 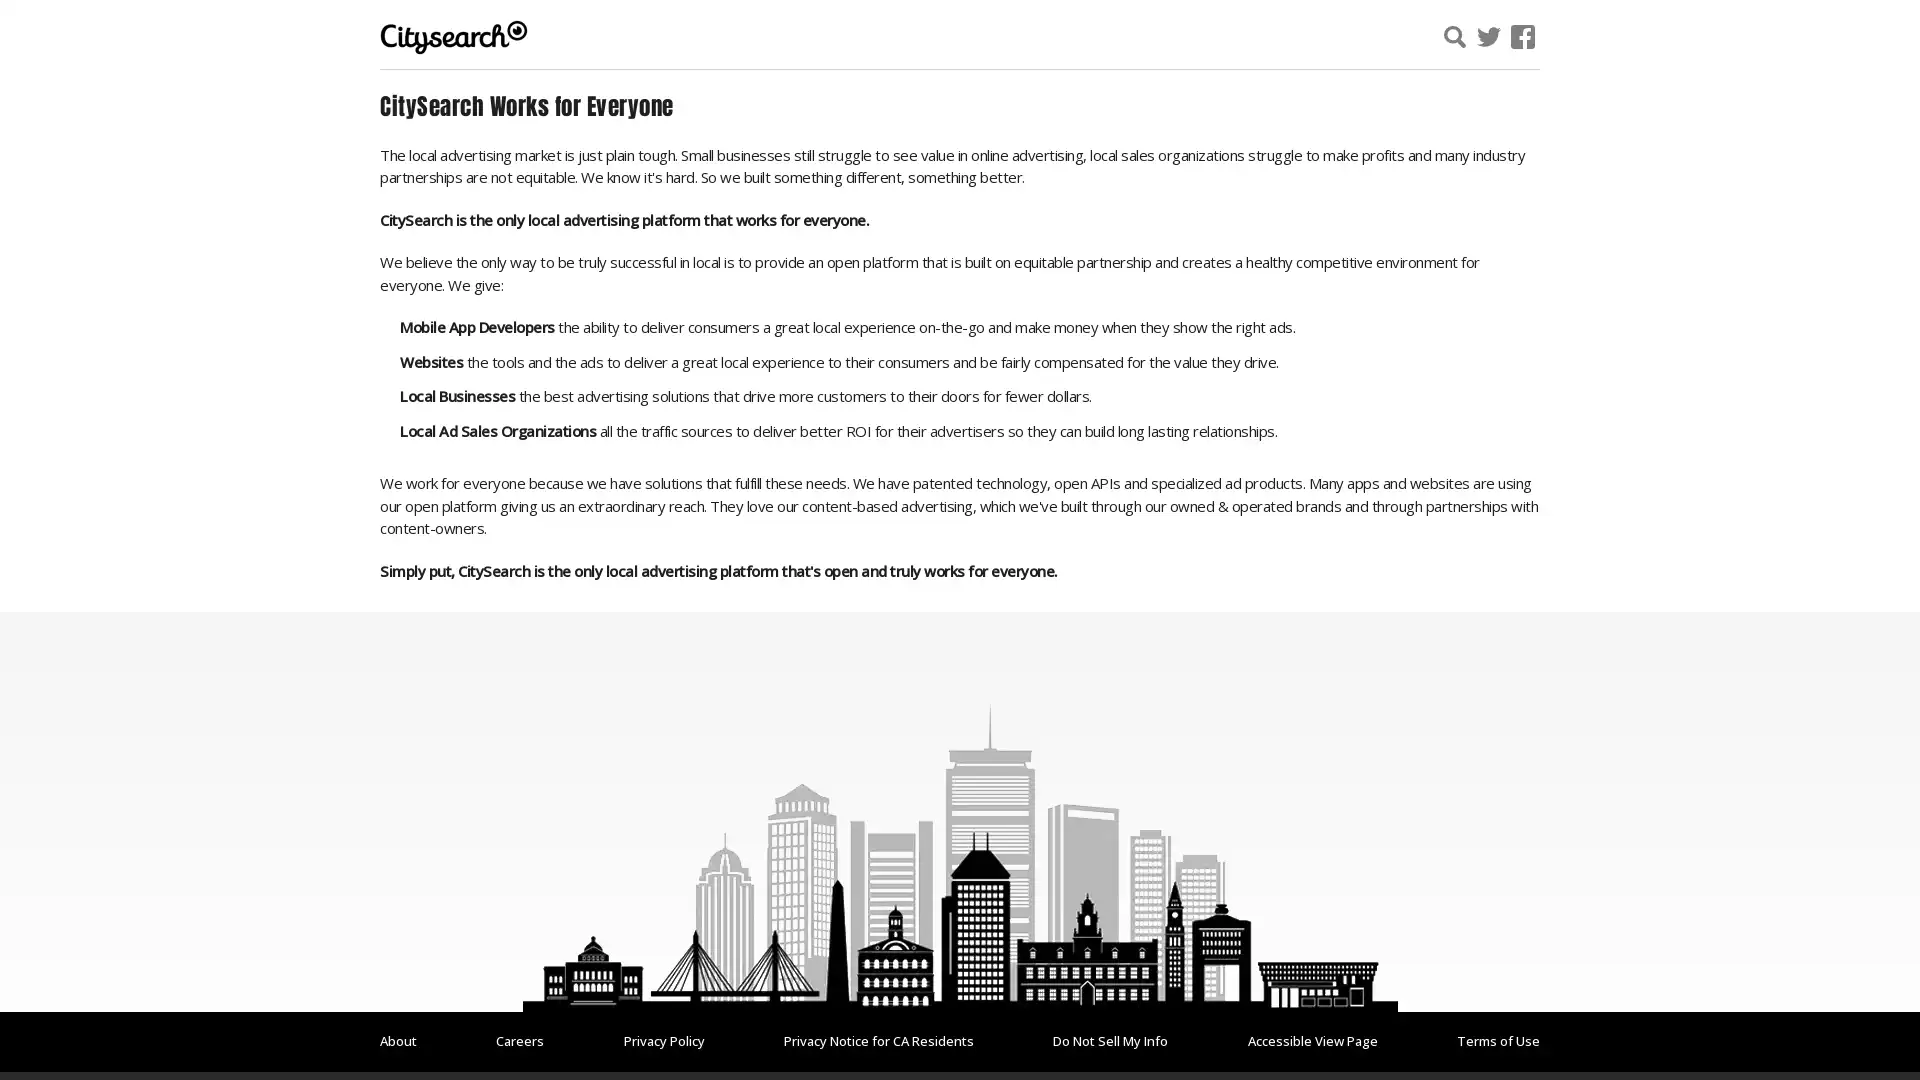 I want to click on Search, so click(x=1693, y=39).